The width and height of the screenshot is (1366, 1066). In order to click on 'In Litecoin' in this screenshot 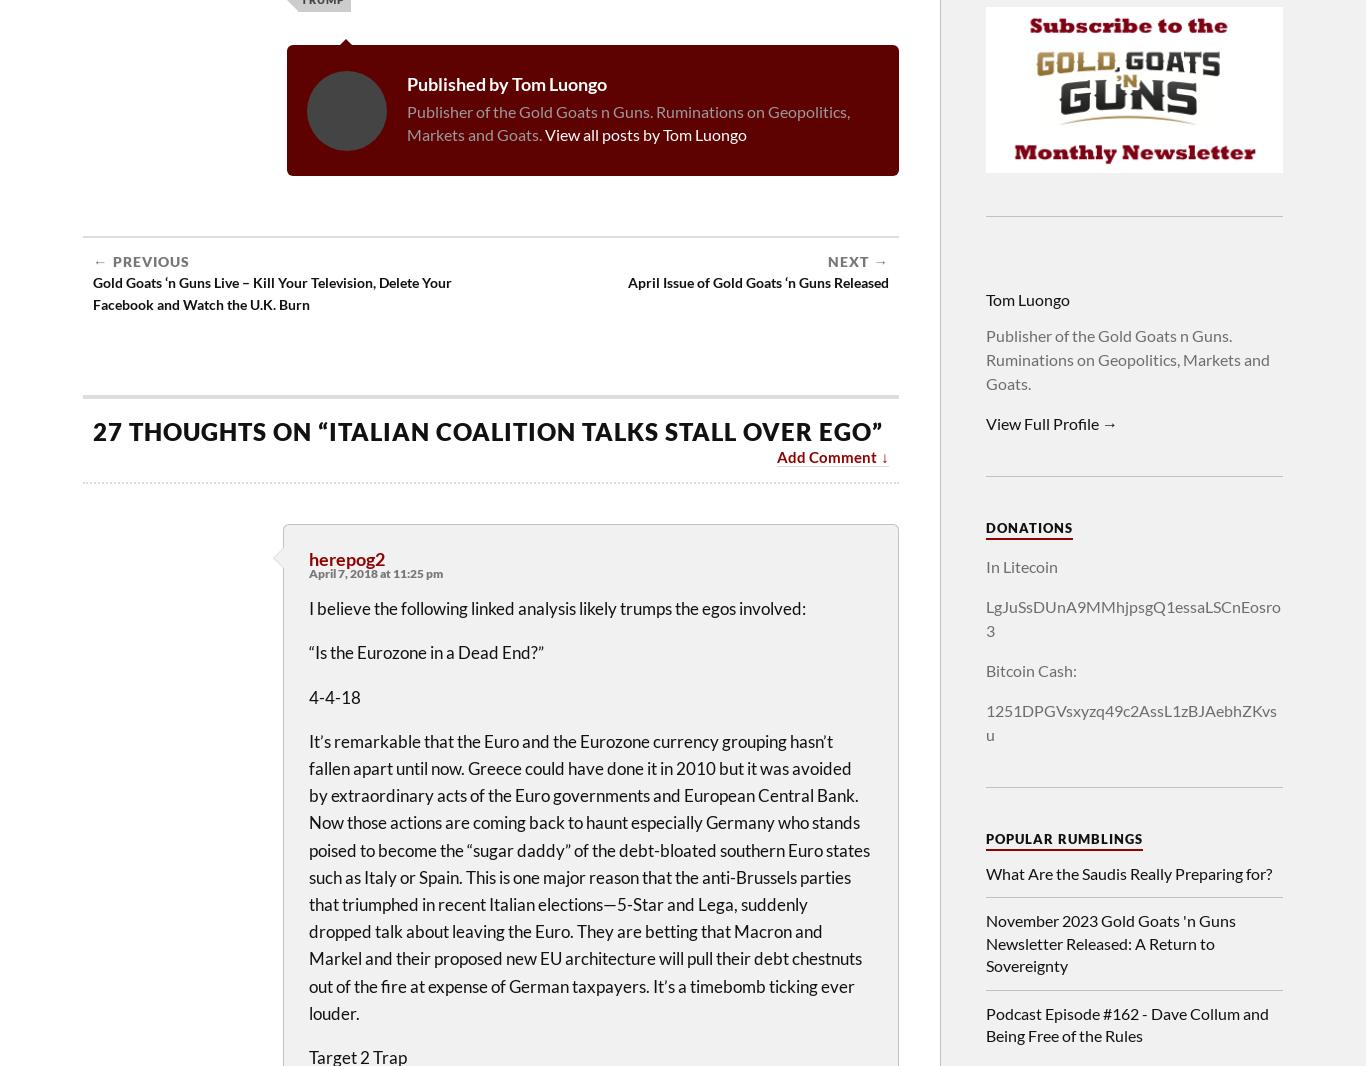, I will do `click(1022, 565)`.